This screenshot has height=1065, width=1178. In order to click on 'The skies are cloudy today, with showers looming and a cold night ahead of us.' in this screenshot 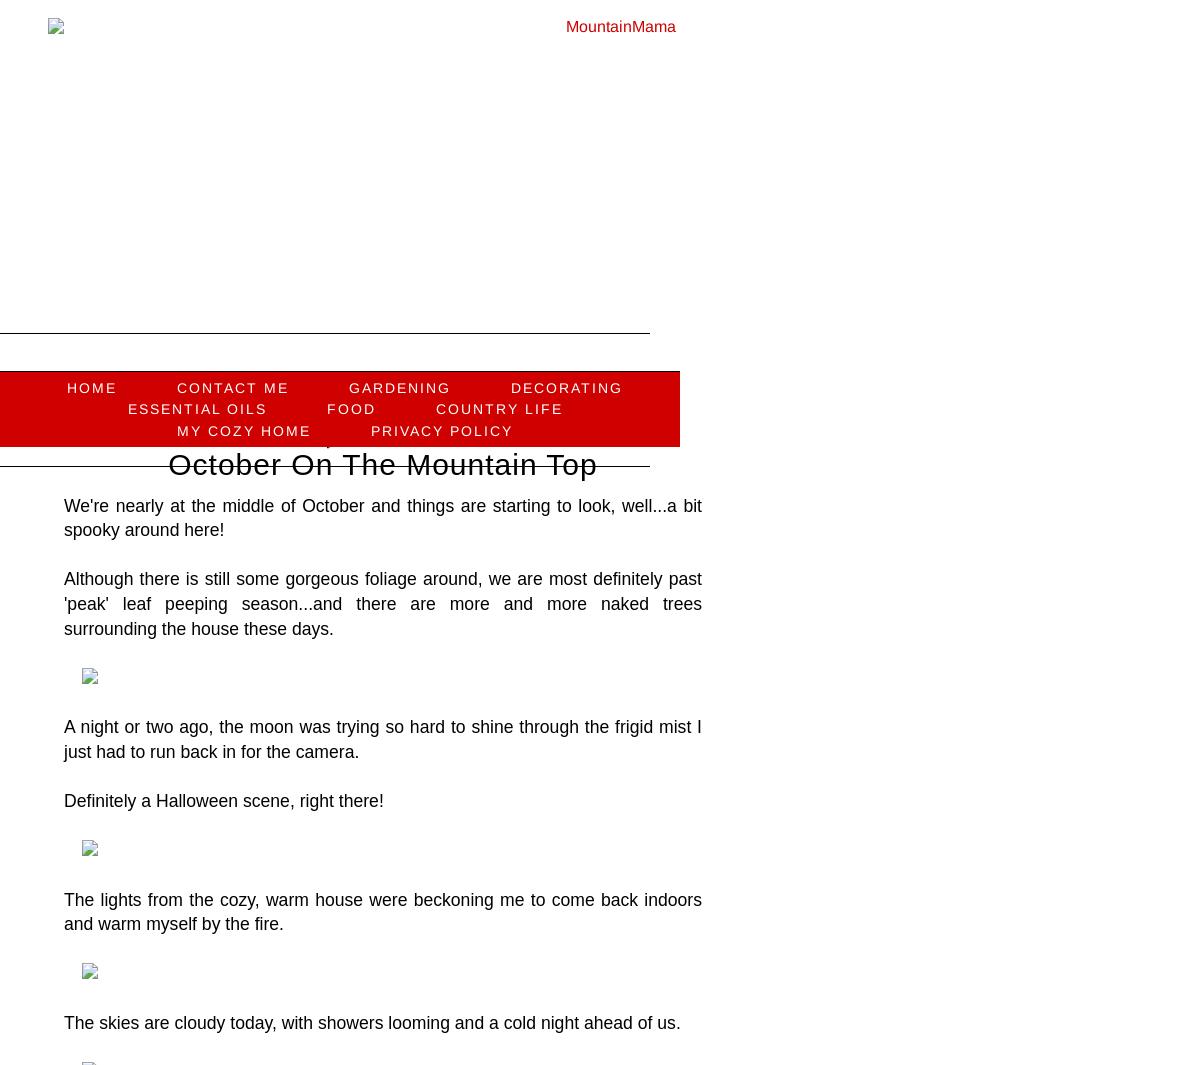, I will do `click(374, 1021)`.